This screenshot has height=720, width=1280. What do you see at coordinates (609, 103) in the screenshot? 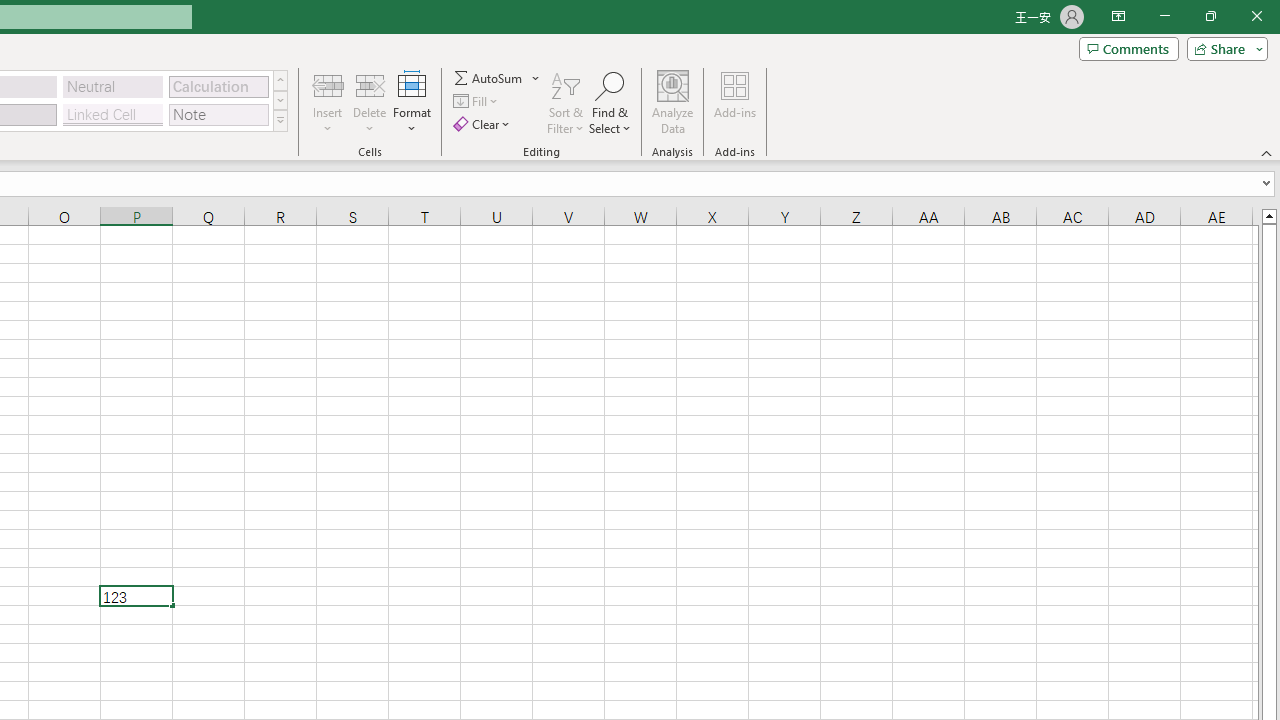
I see `'Find & Select'` at bounding box center [609, 103].